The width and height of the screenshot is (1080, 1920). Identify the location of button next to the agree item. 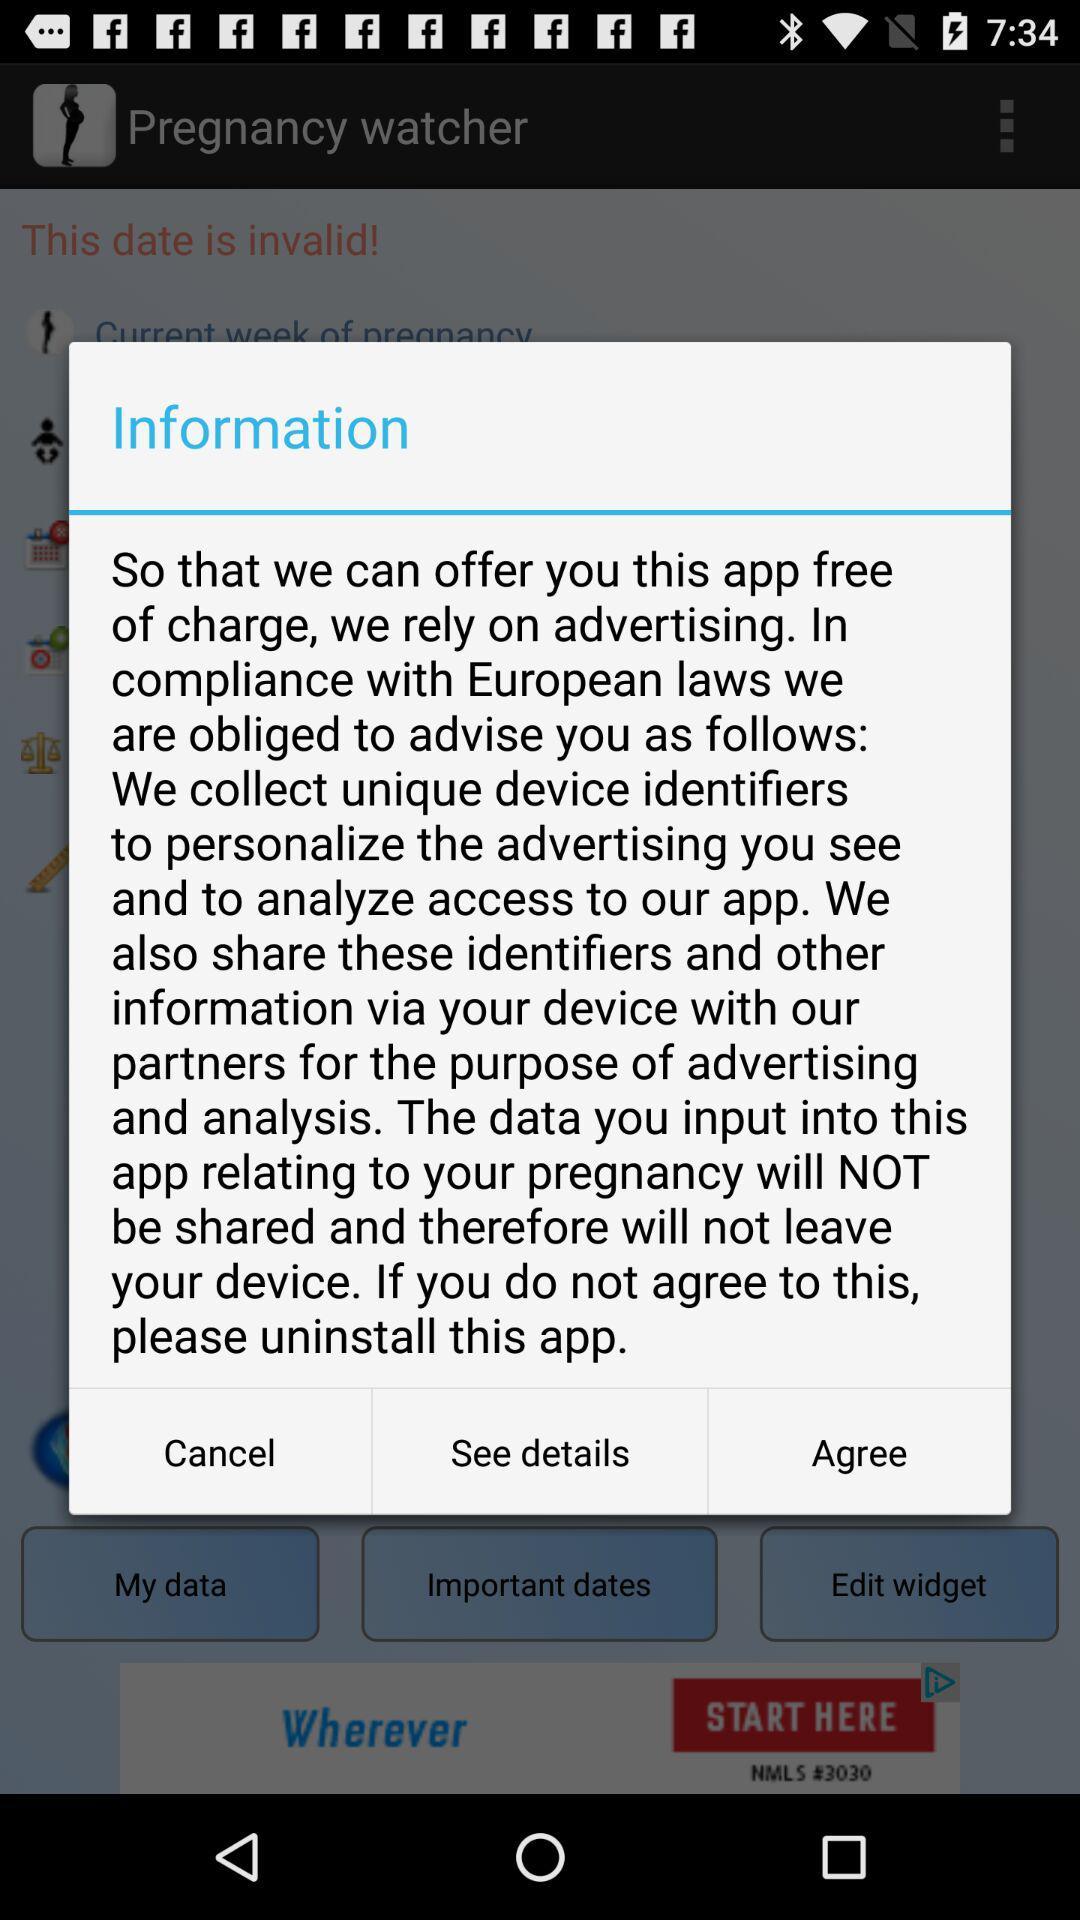
(540, 1451).